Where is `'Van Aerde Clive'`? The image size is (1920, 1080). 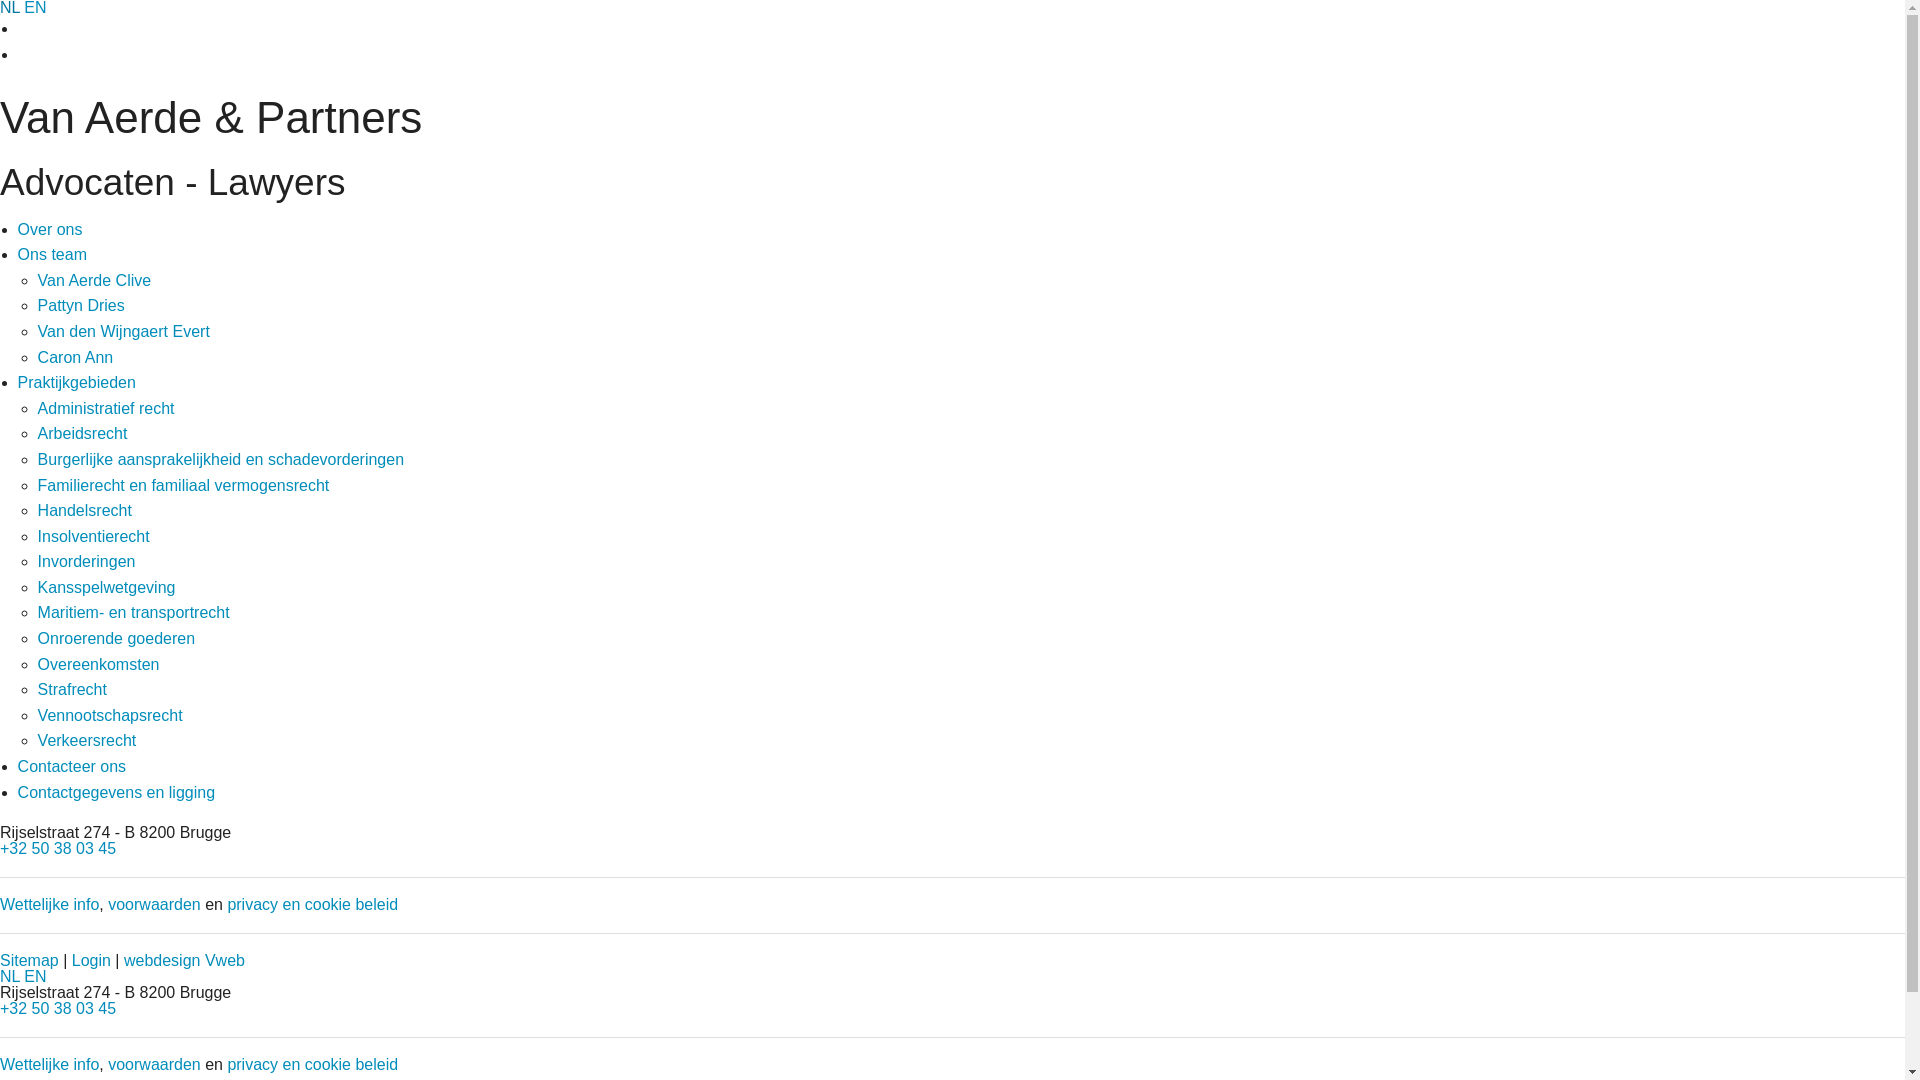 'Van Aerde Clive' is located at coordinates (94, 280).